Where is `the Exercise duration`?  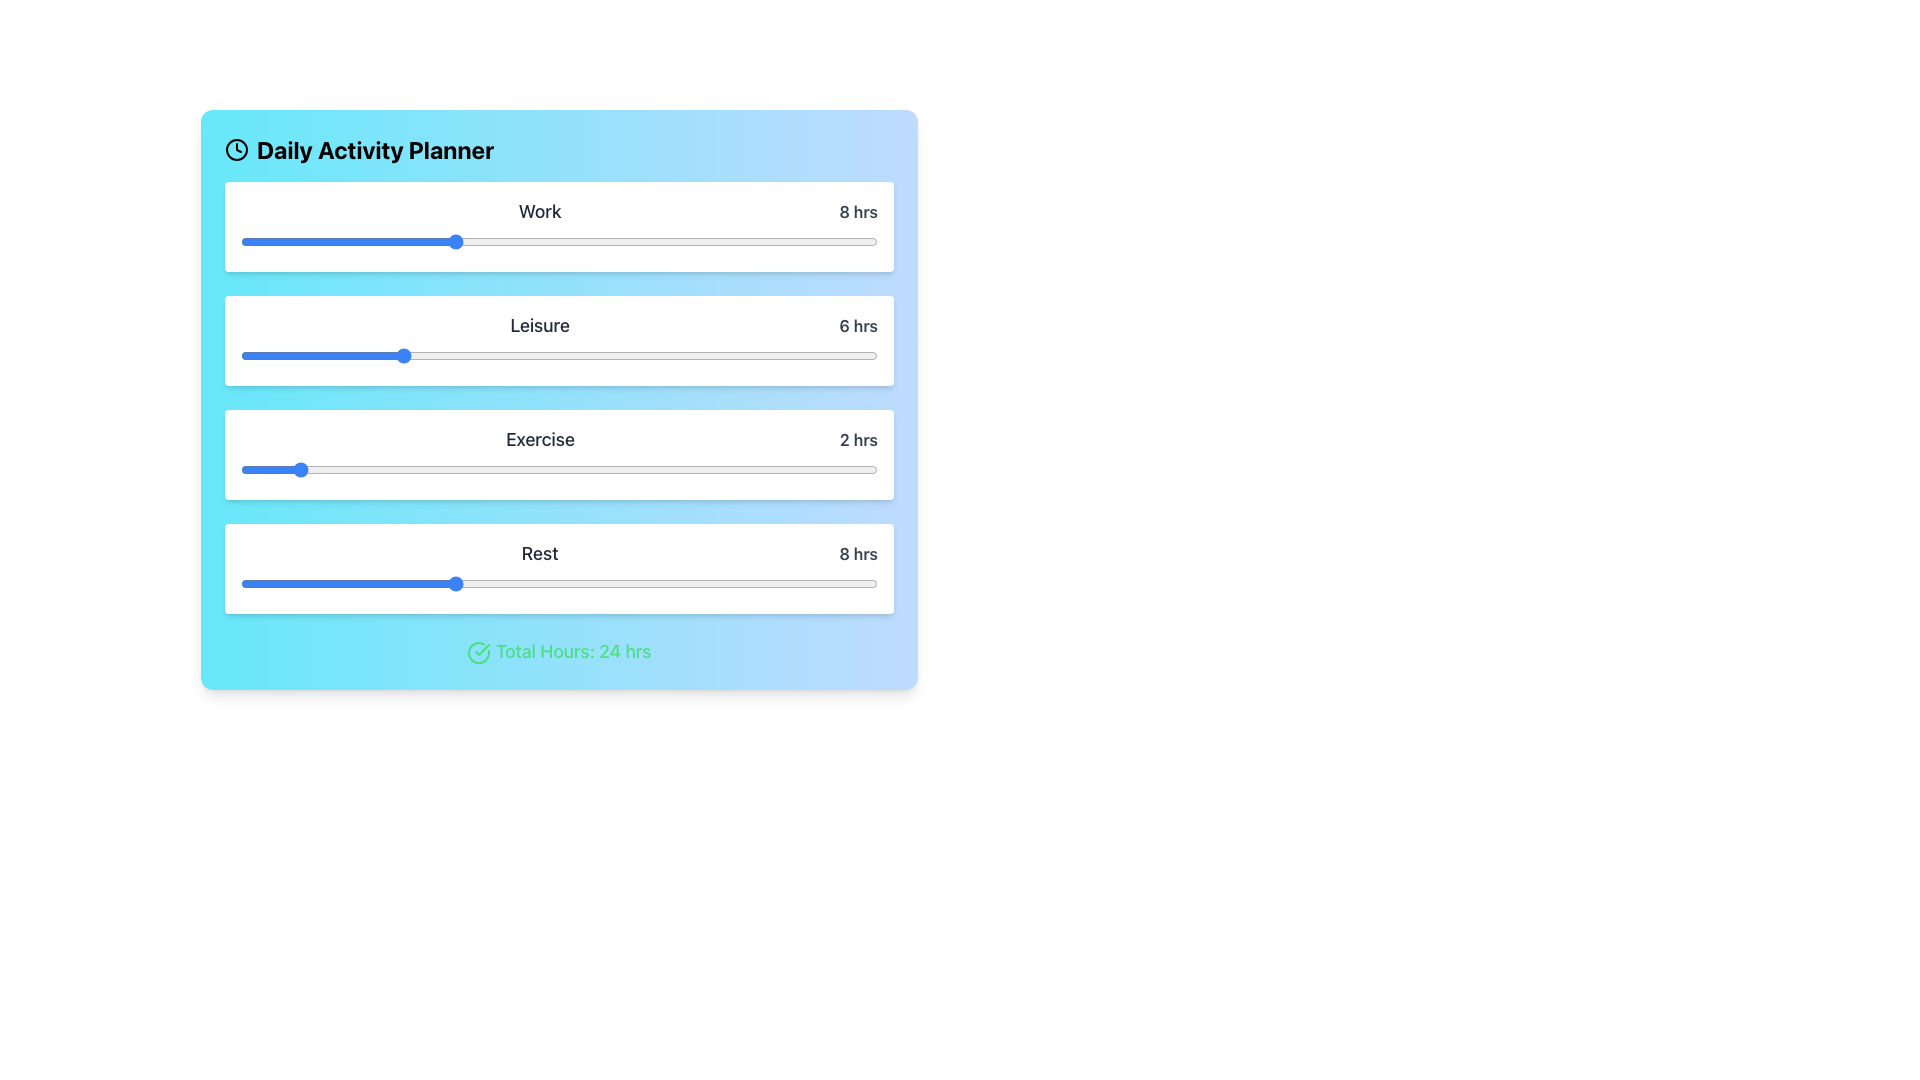 the Exercise duration is located at coordinates (373, 470).